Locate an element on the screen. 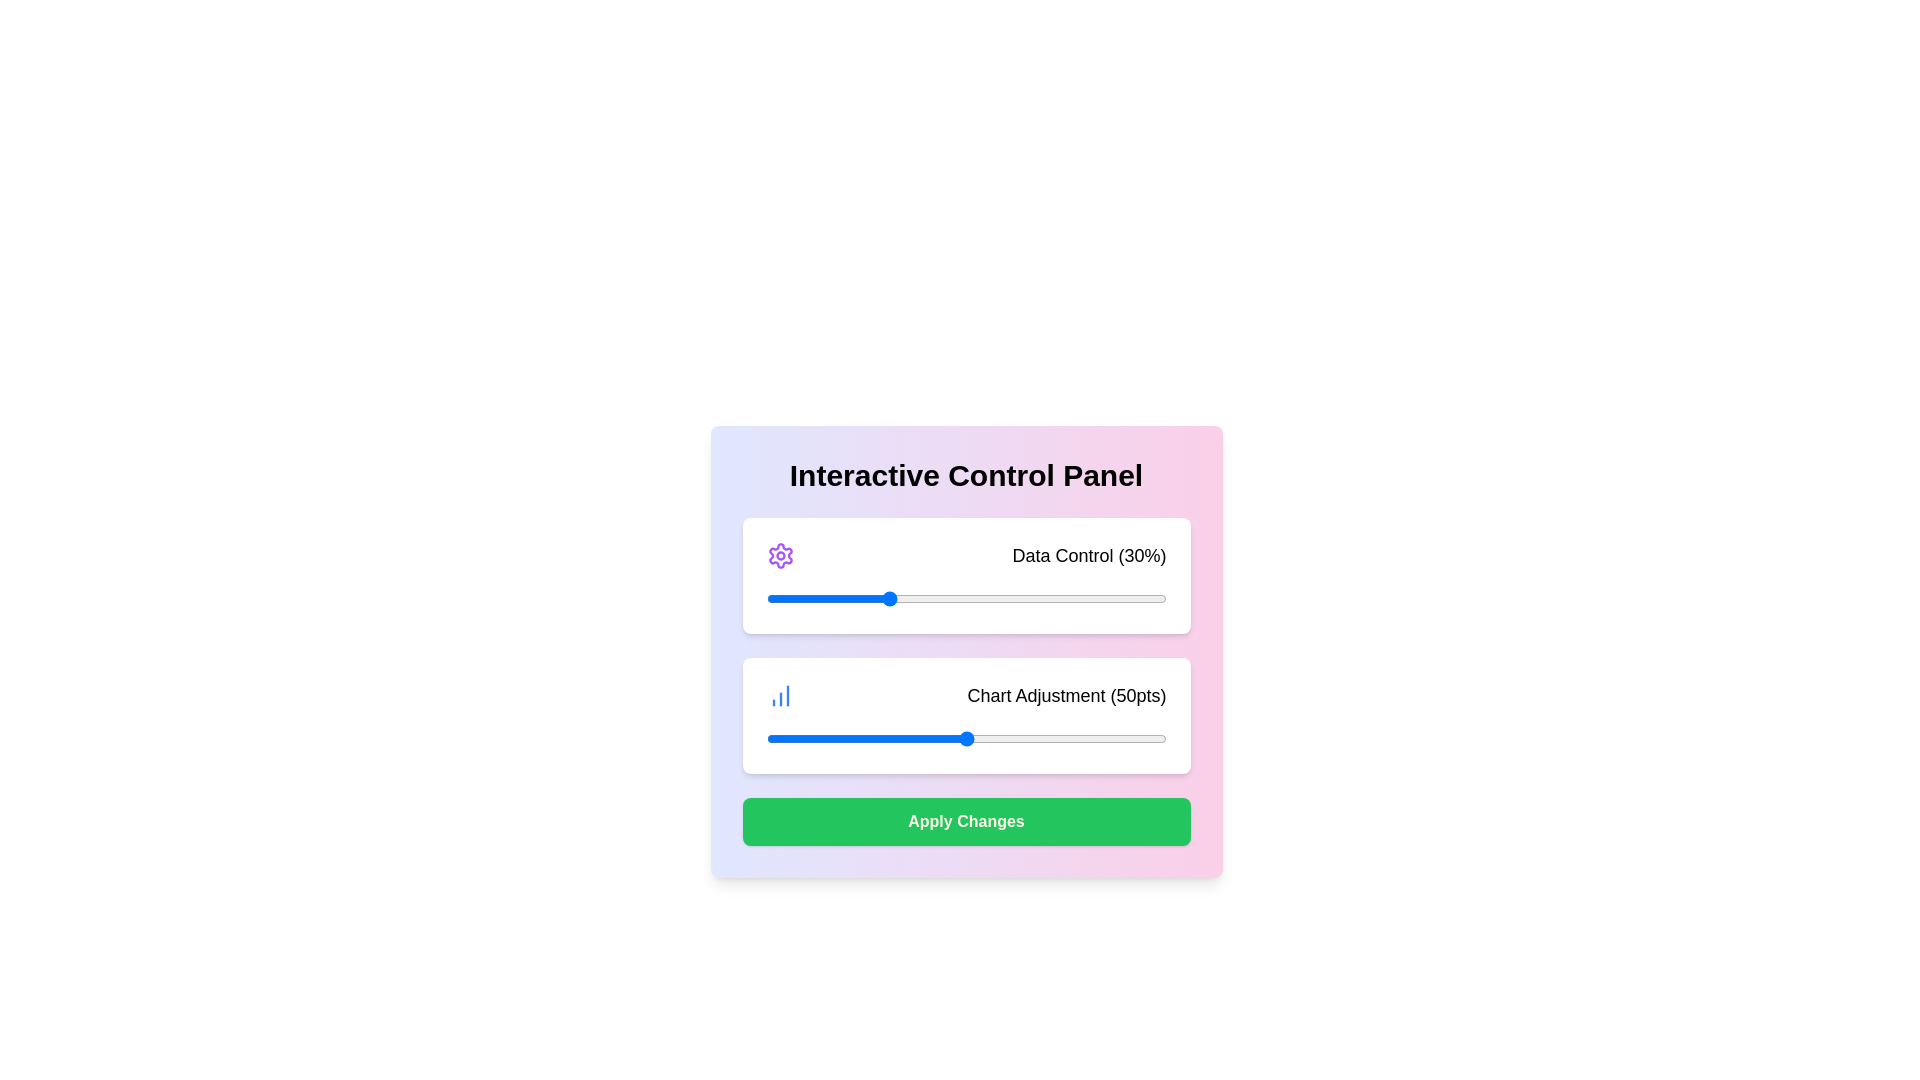  the 'Chart Adjustment' slider to a value of 48 points is located at coordinates (957, 739).